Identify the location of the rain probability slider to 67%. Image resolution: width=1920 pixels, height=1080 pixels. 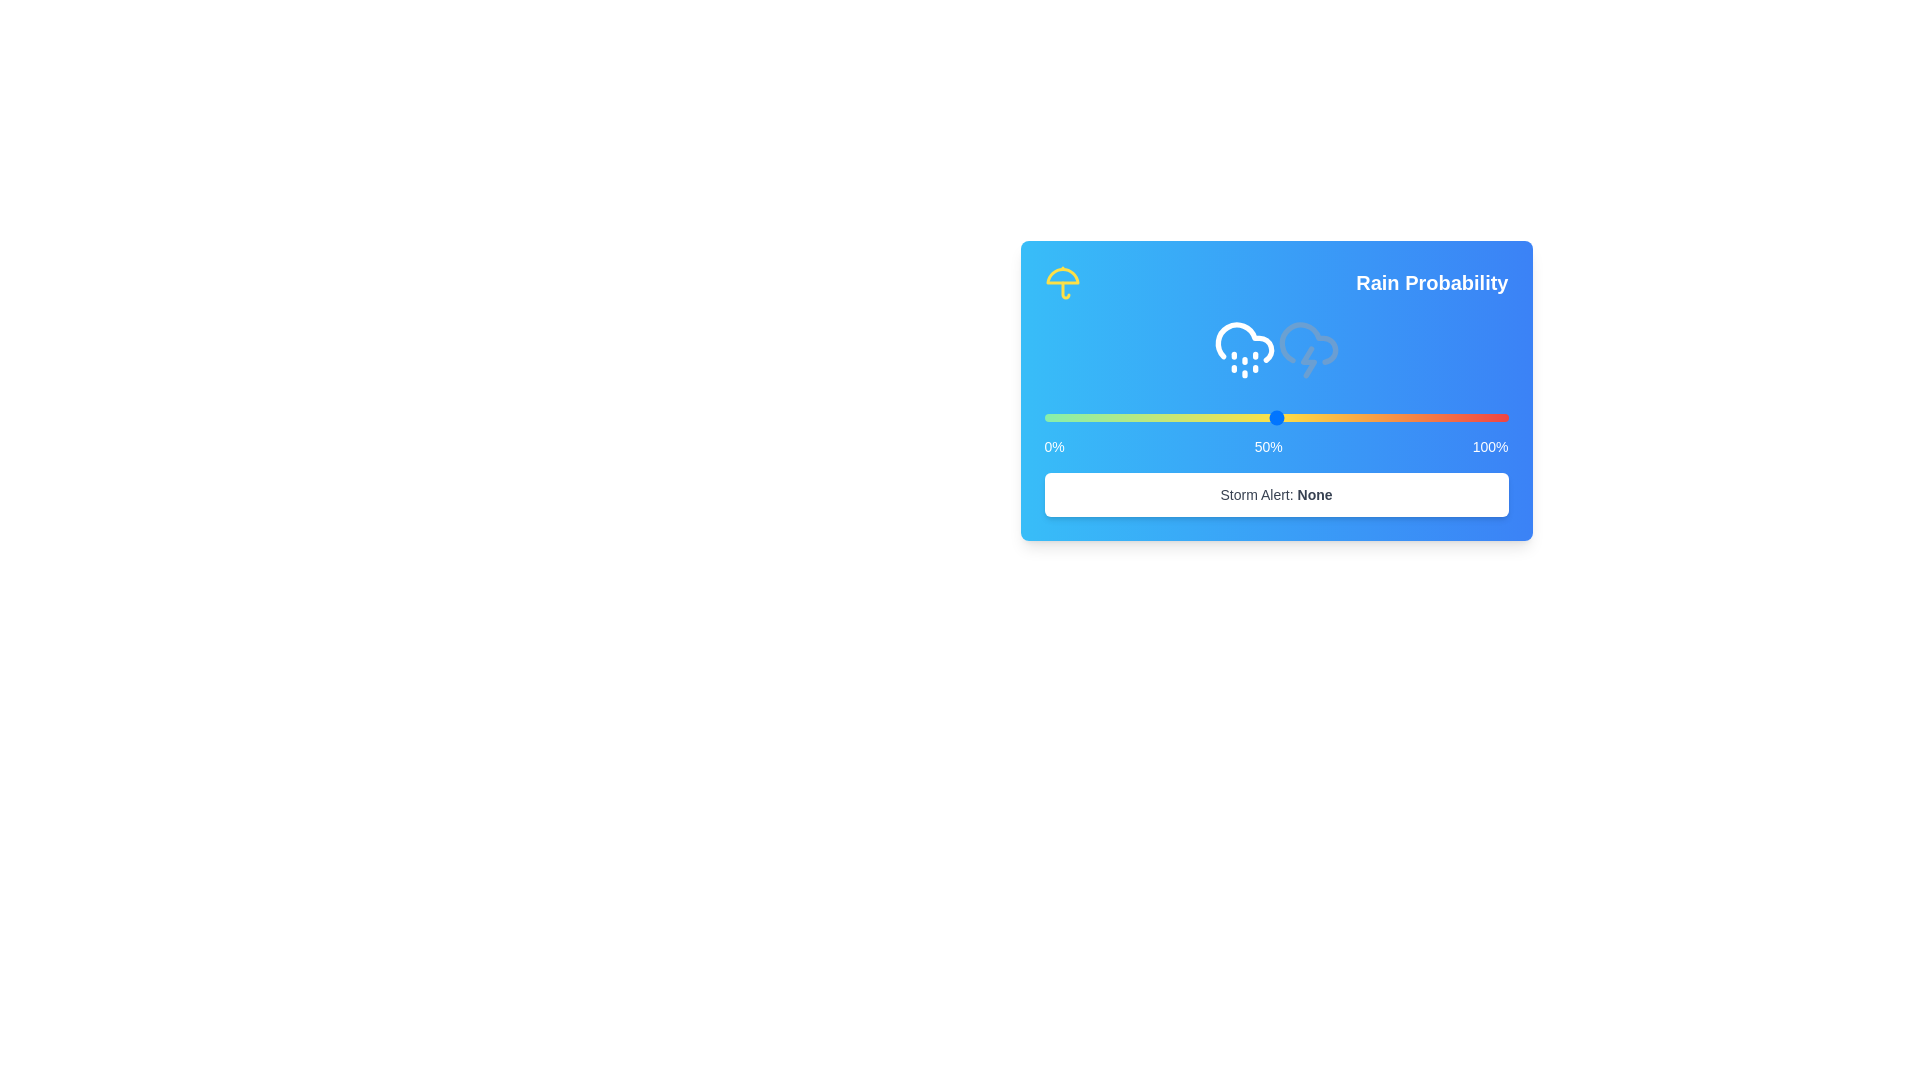
(1355, 416).